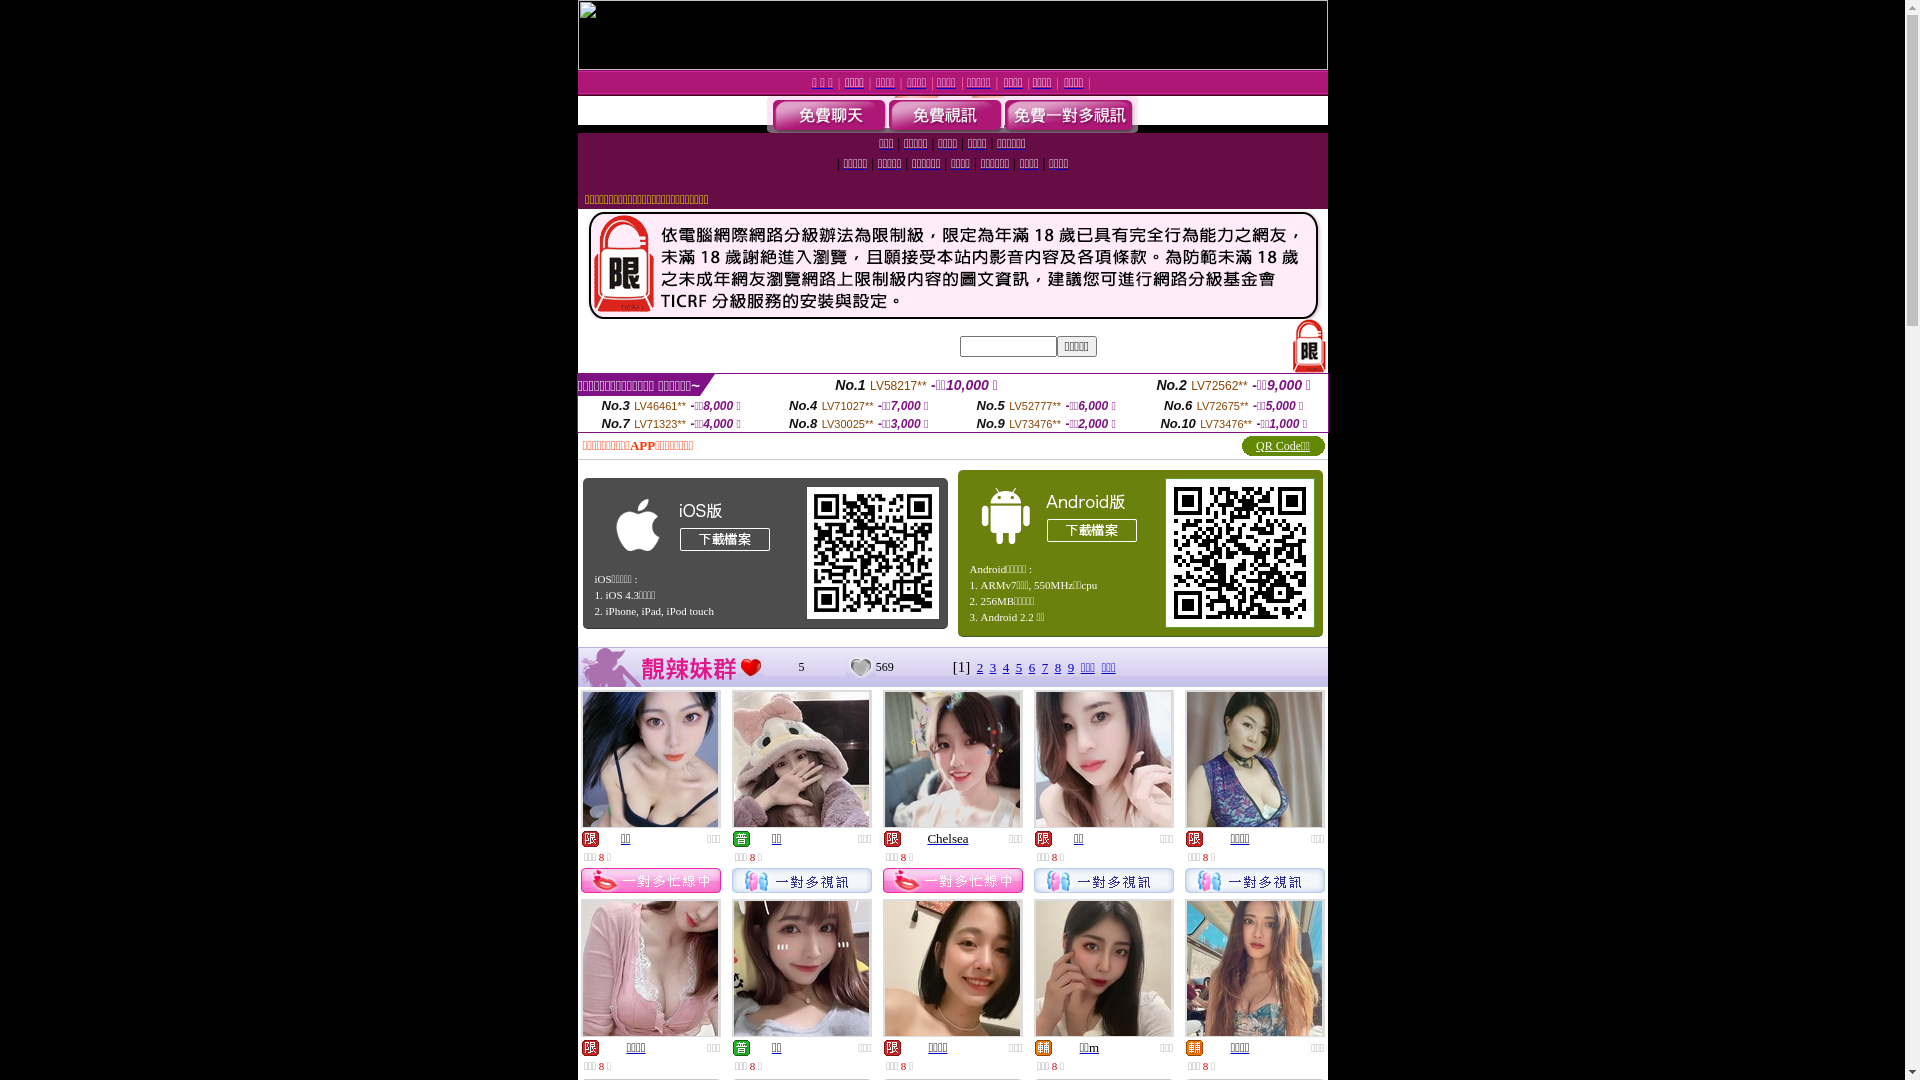 This screenshot has height=1080, width=1920. I want to click on '7', so click(1044, 667).